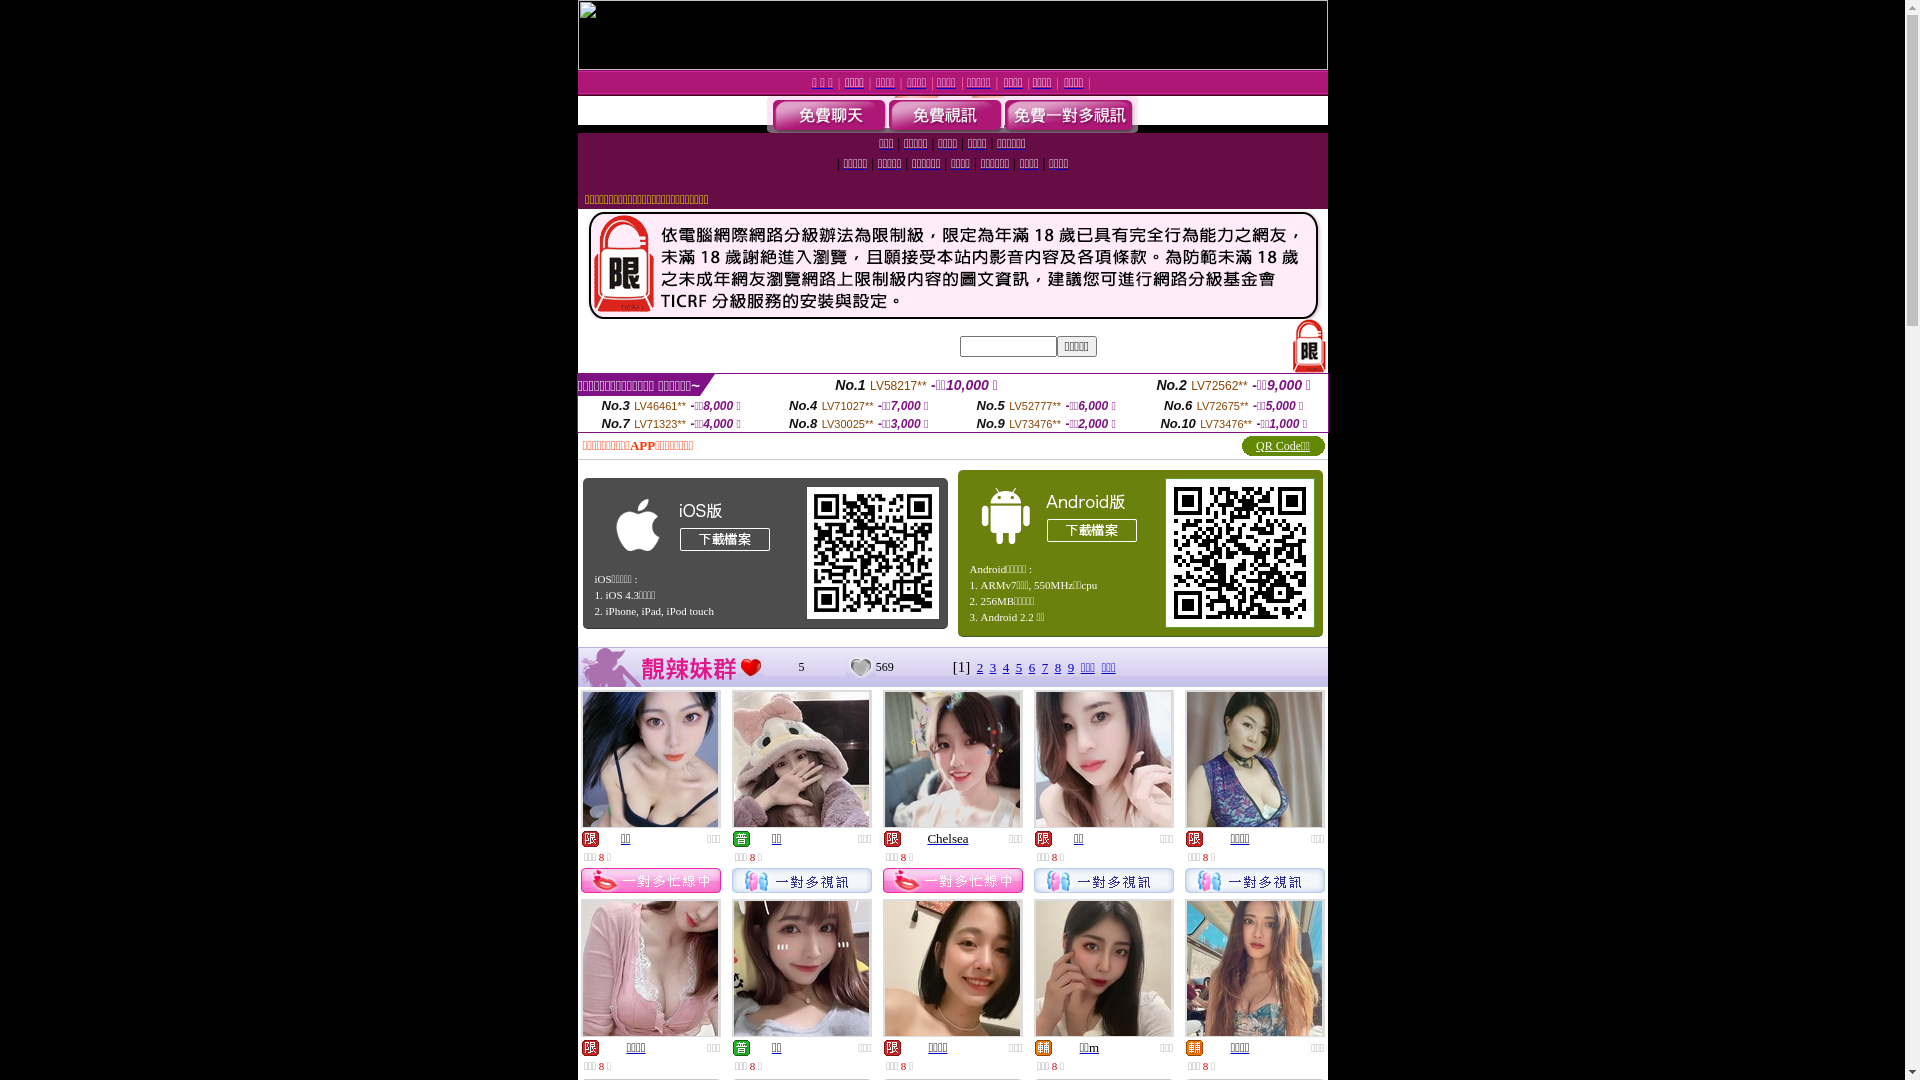 This screenshot has height=1080, width=1920. I want to click on '7', so click(1044, 667).